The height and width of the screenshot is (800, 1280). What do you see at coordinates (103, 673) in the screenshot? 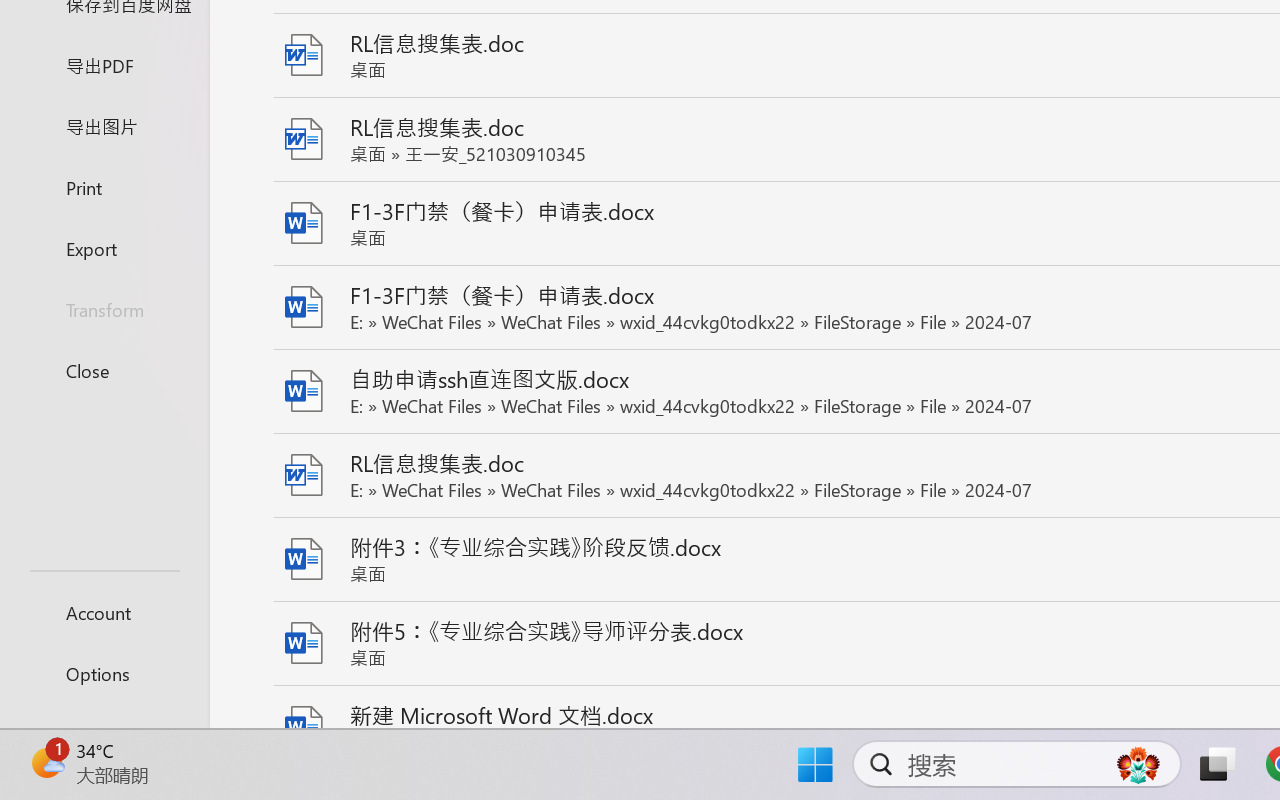
I see `'Options'` at bounding box center [103, 673].